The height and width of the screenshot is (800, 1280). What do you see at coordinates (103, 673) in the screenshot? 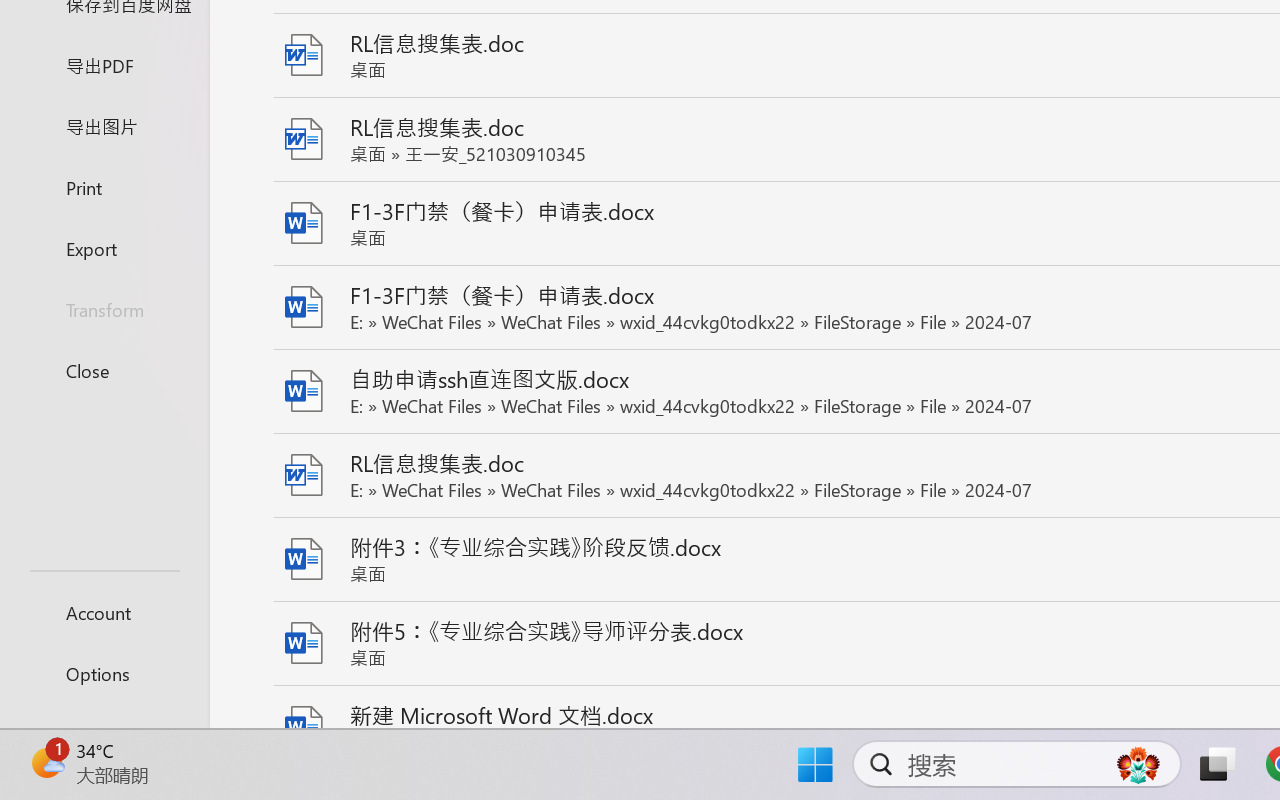
I see `'Options'` at bounding box center [103, 673].